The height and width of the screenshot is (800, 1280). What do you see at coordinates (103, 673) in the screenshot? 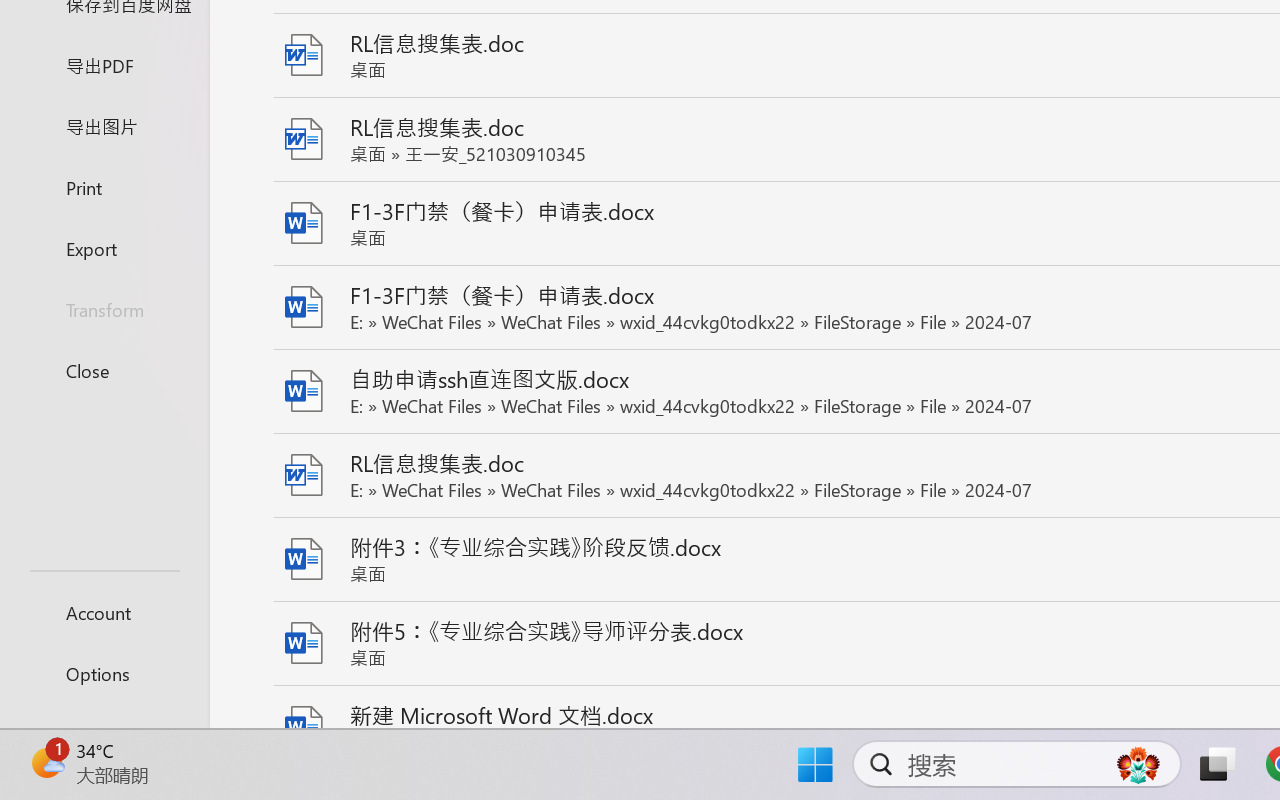
I see `'Options'` at bounding box center [103, 673].